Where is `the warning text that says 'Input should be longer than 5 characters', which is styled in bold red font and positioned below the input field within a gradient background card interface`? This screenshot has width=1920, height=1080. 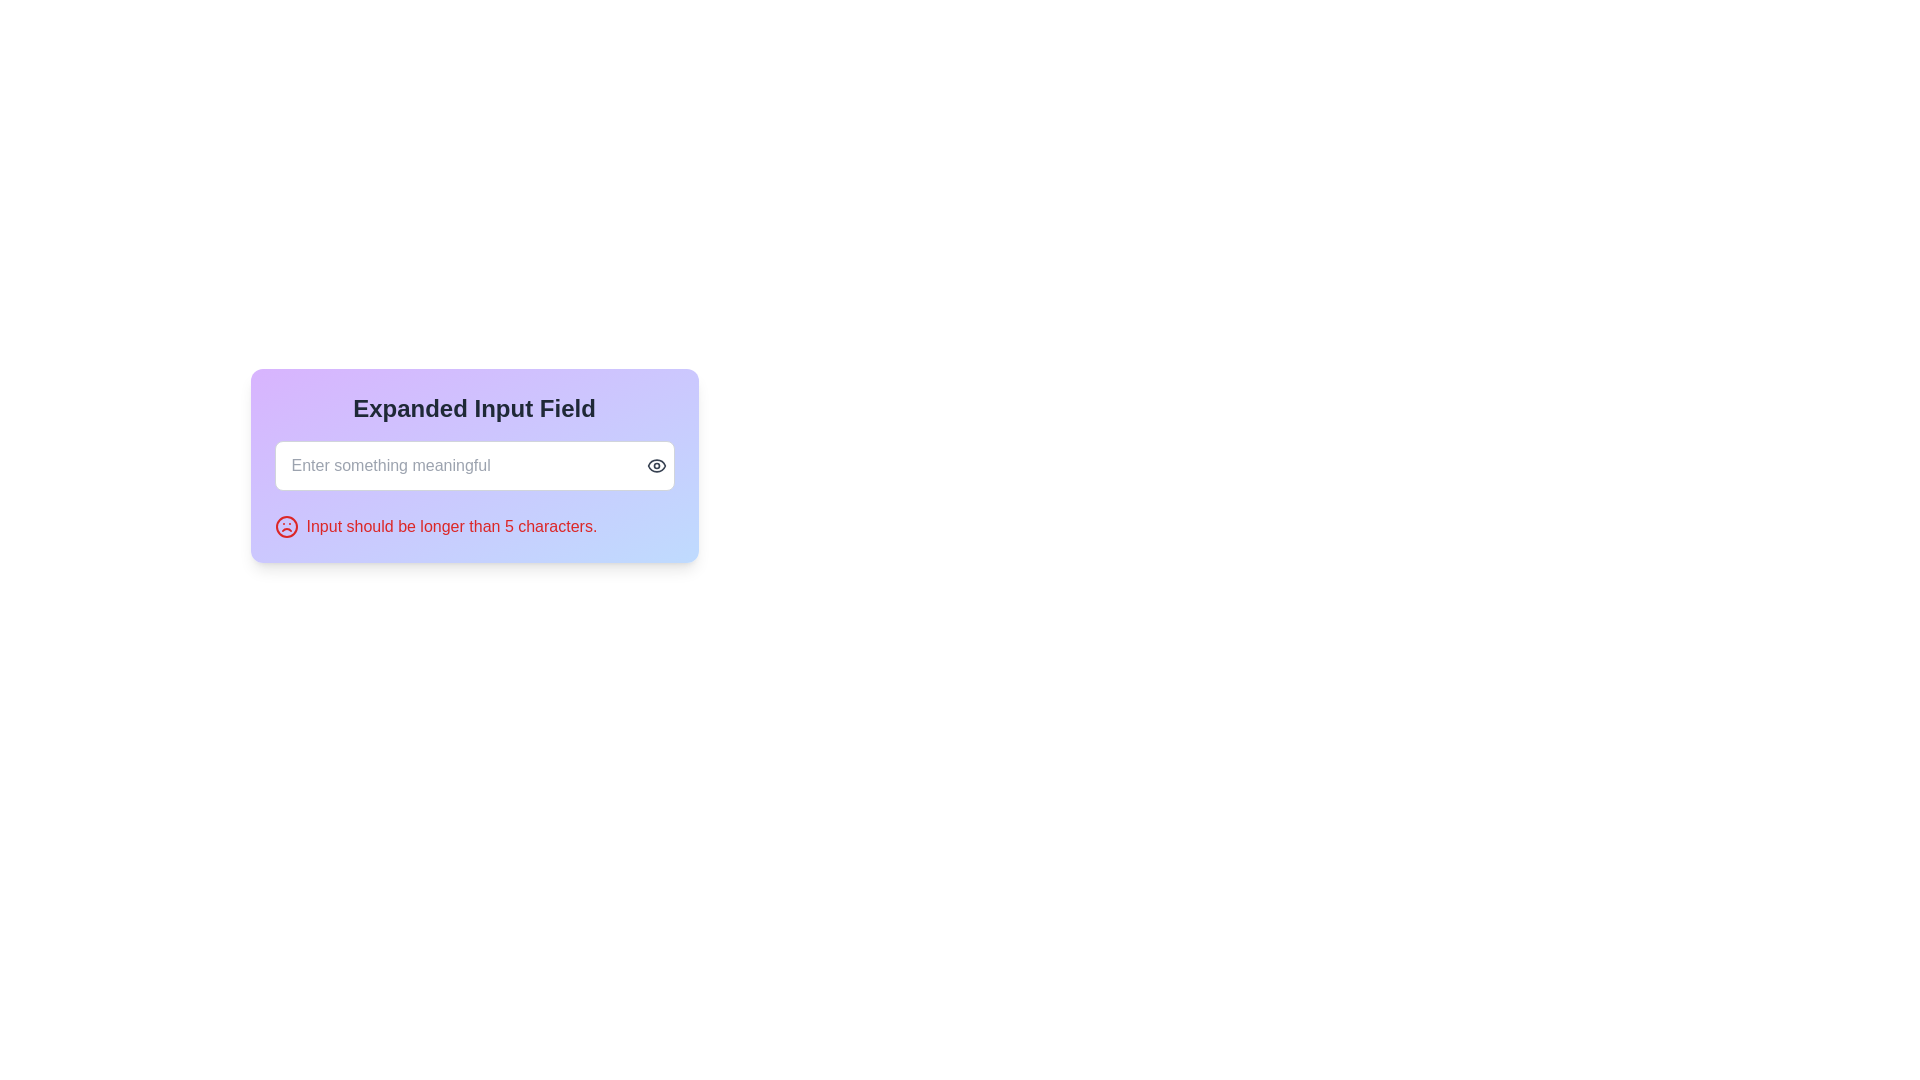 the warning text that says 'Input should be longer than 5 characters', which is styled in bold red font and positioned below the input field within a gradient background card interface is located at coordinates (473, 526).